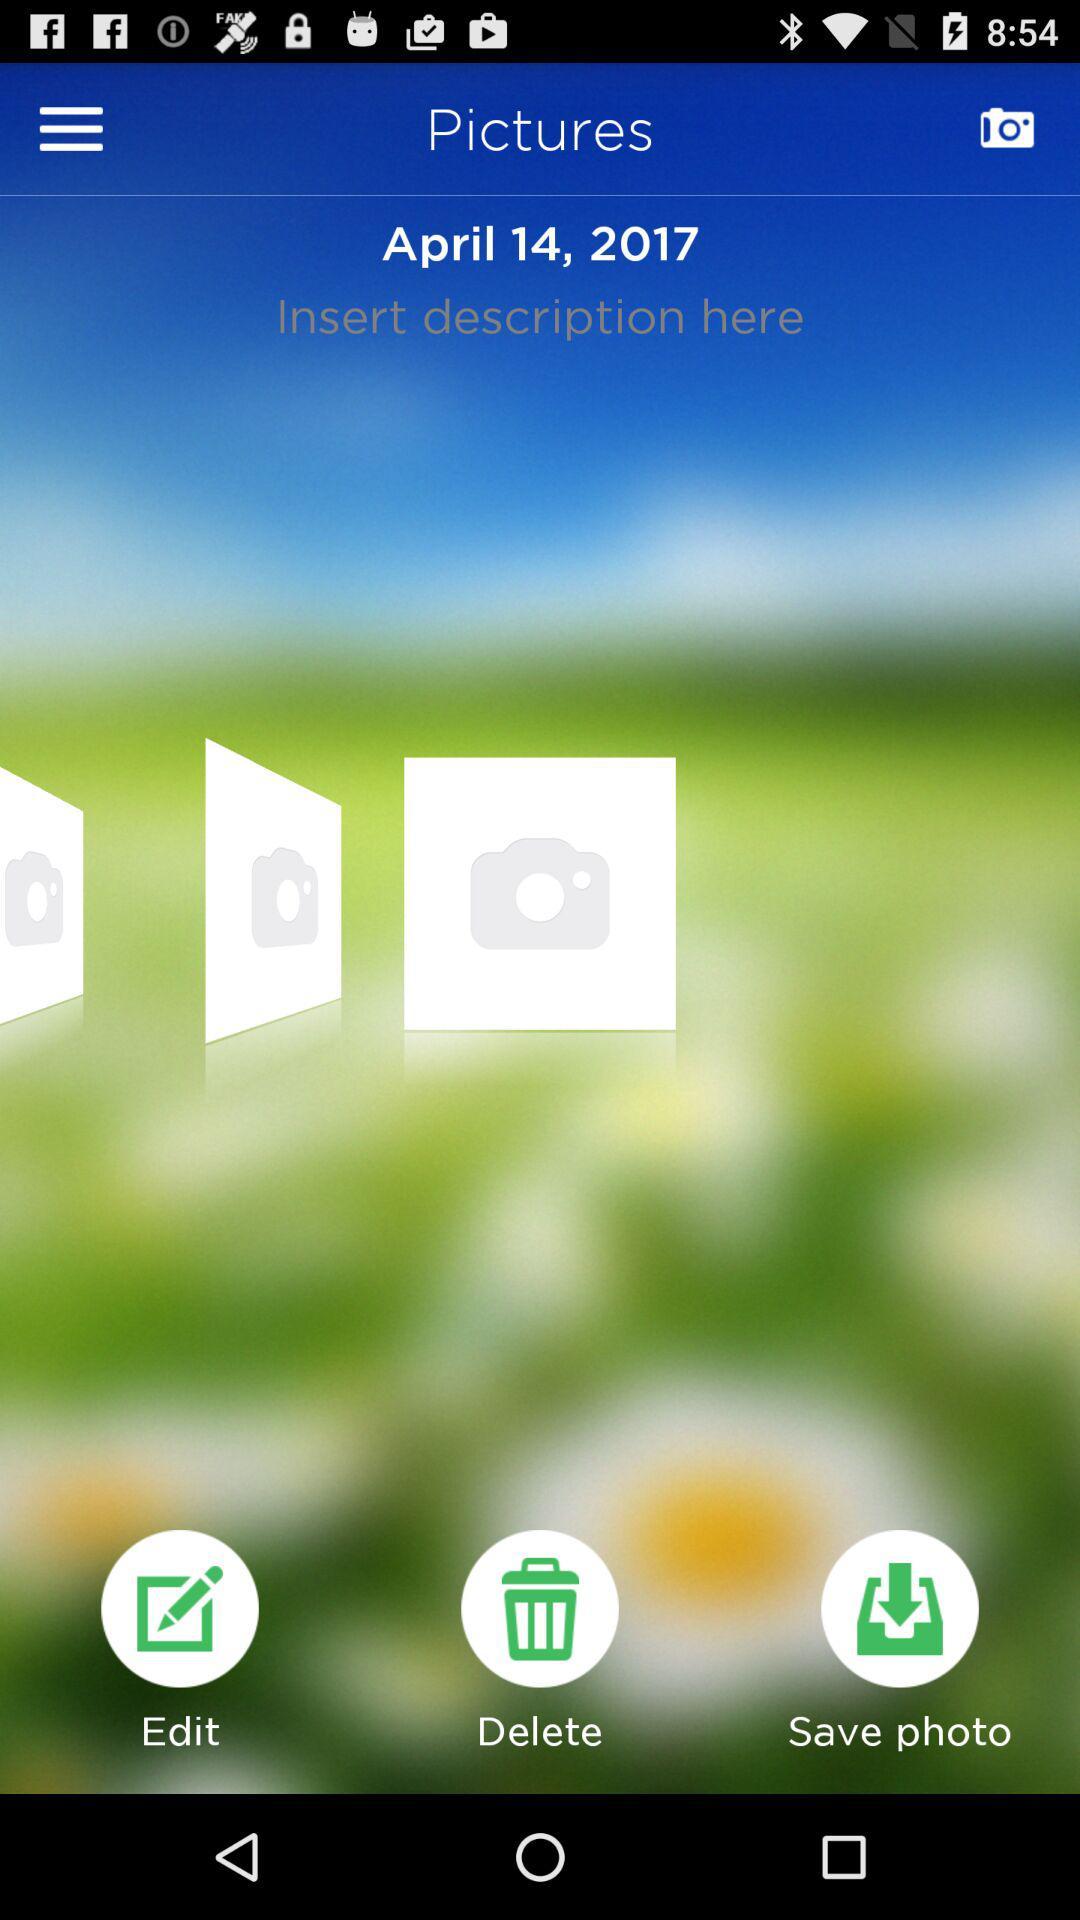  I want to click on delete, so click(540, 1608).